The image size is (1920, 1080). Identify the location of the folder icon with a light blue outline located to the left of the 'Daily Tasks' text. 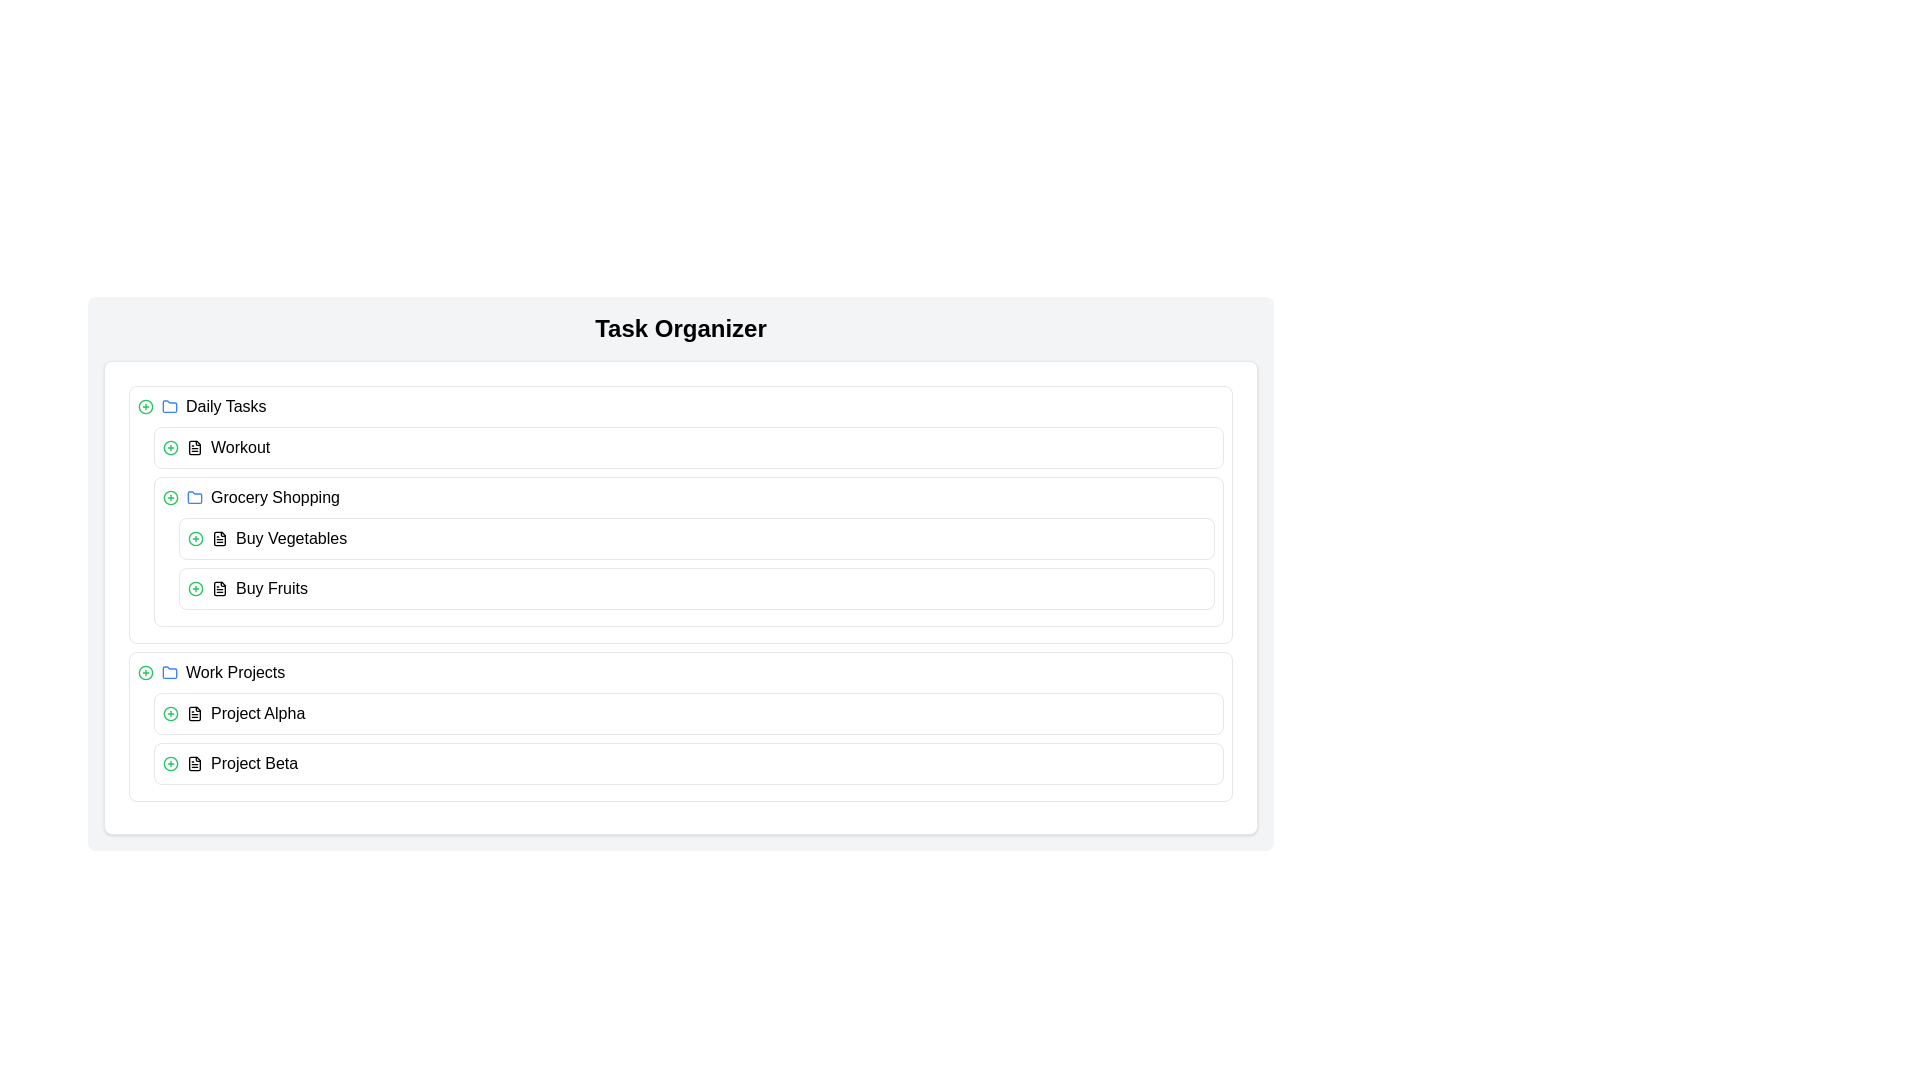
(169, 406).